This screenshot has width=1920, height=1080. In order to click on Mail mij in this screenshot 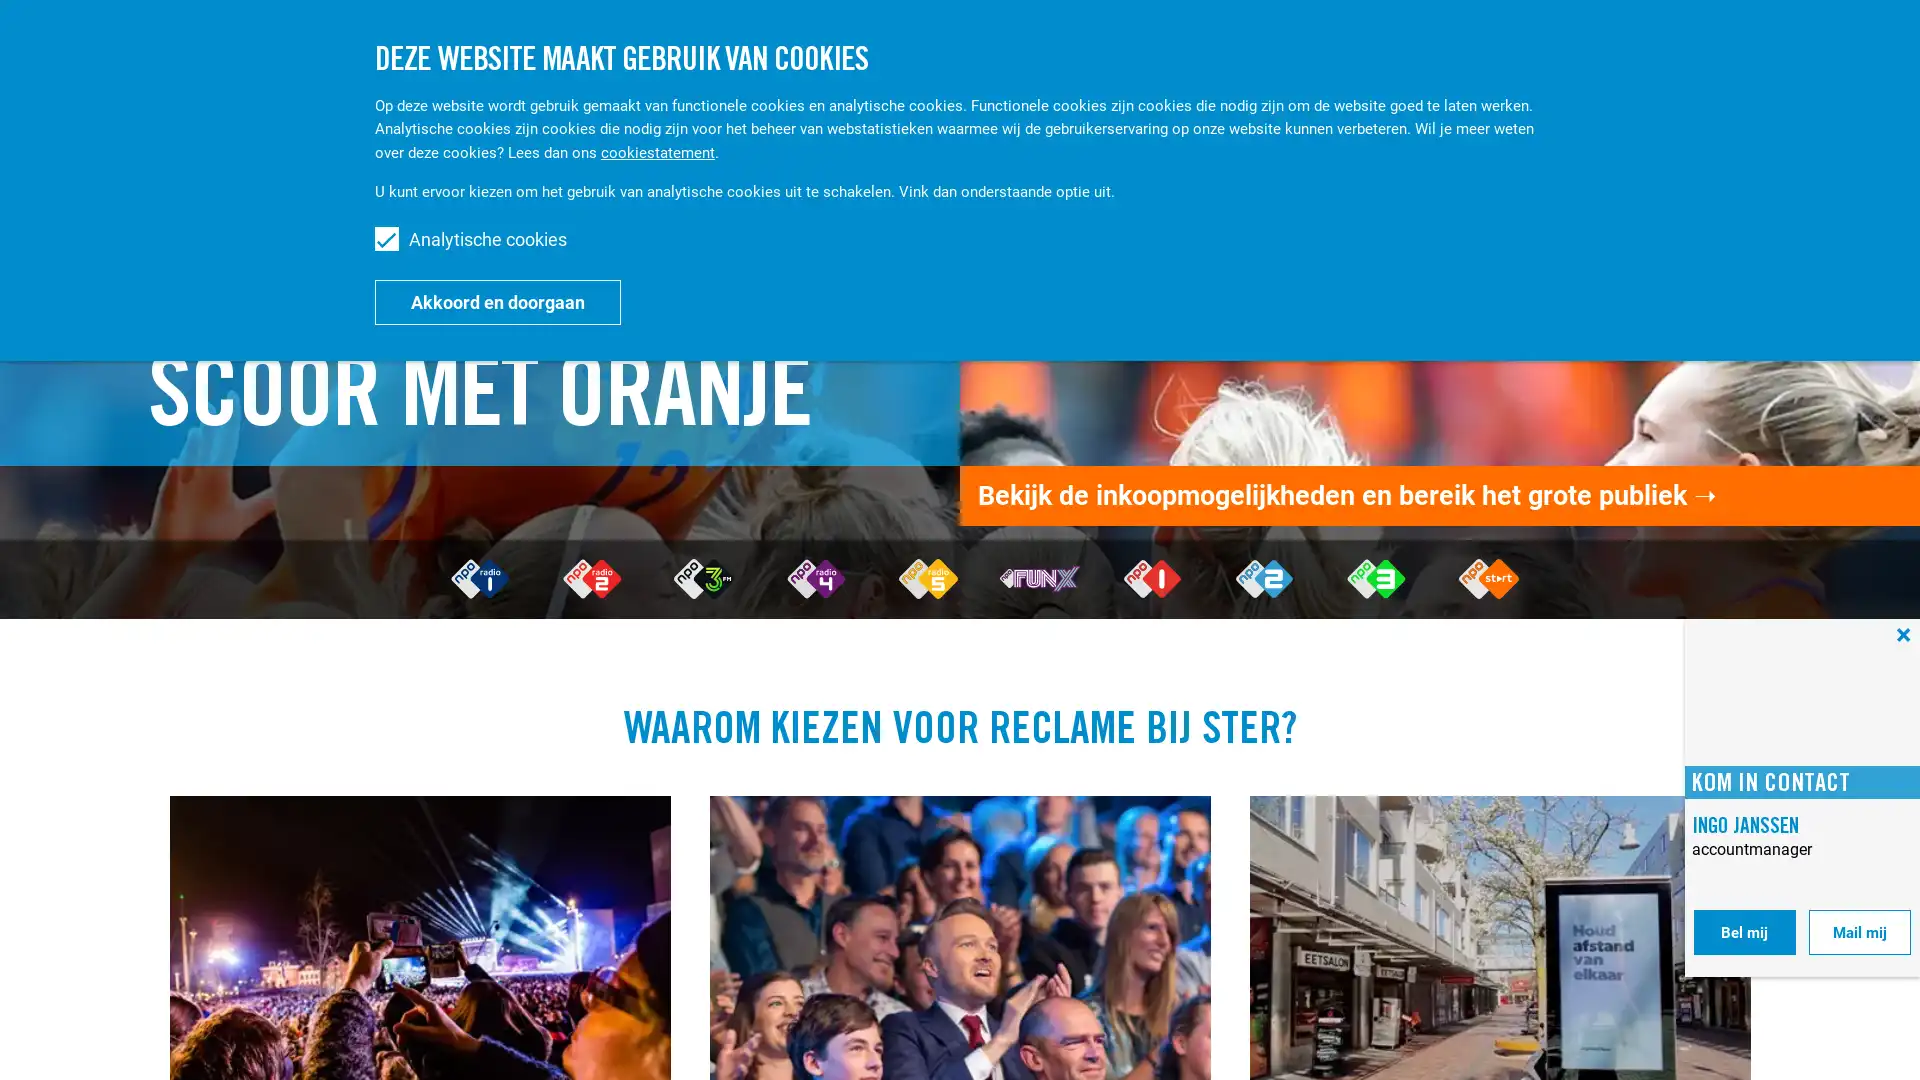, I will do `click(1859, 932)`.